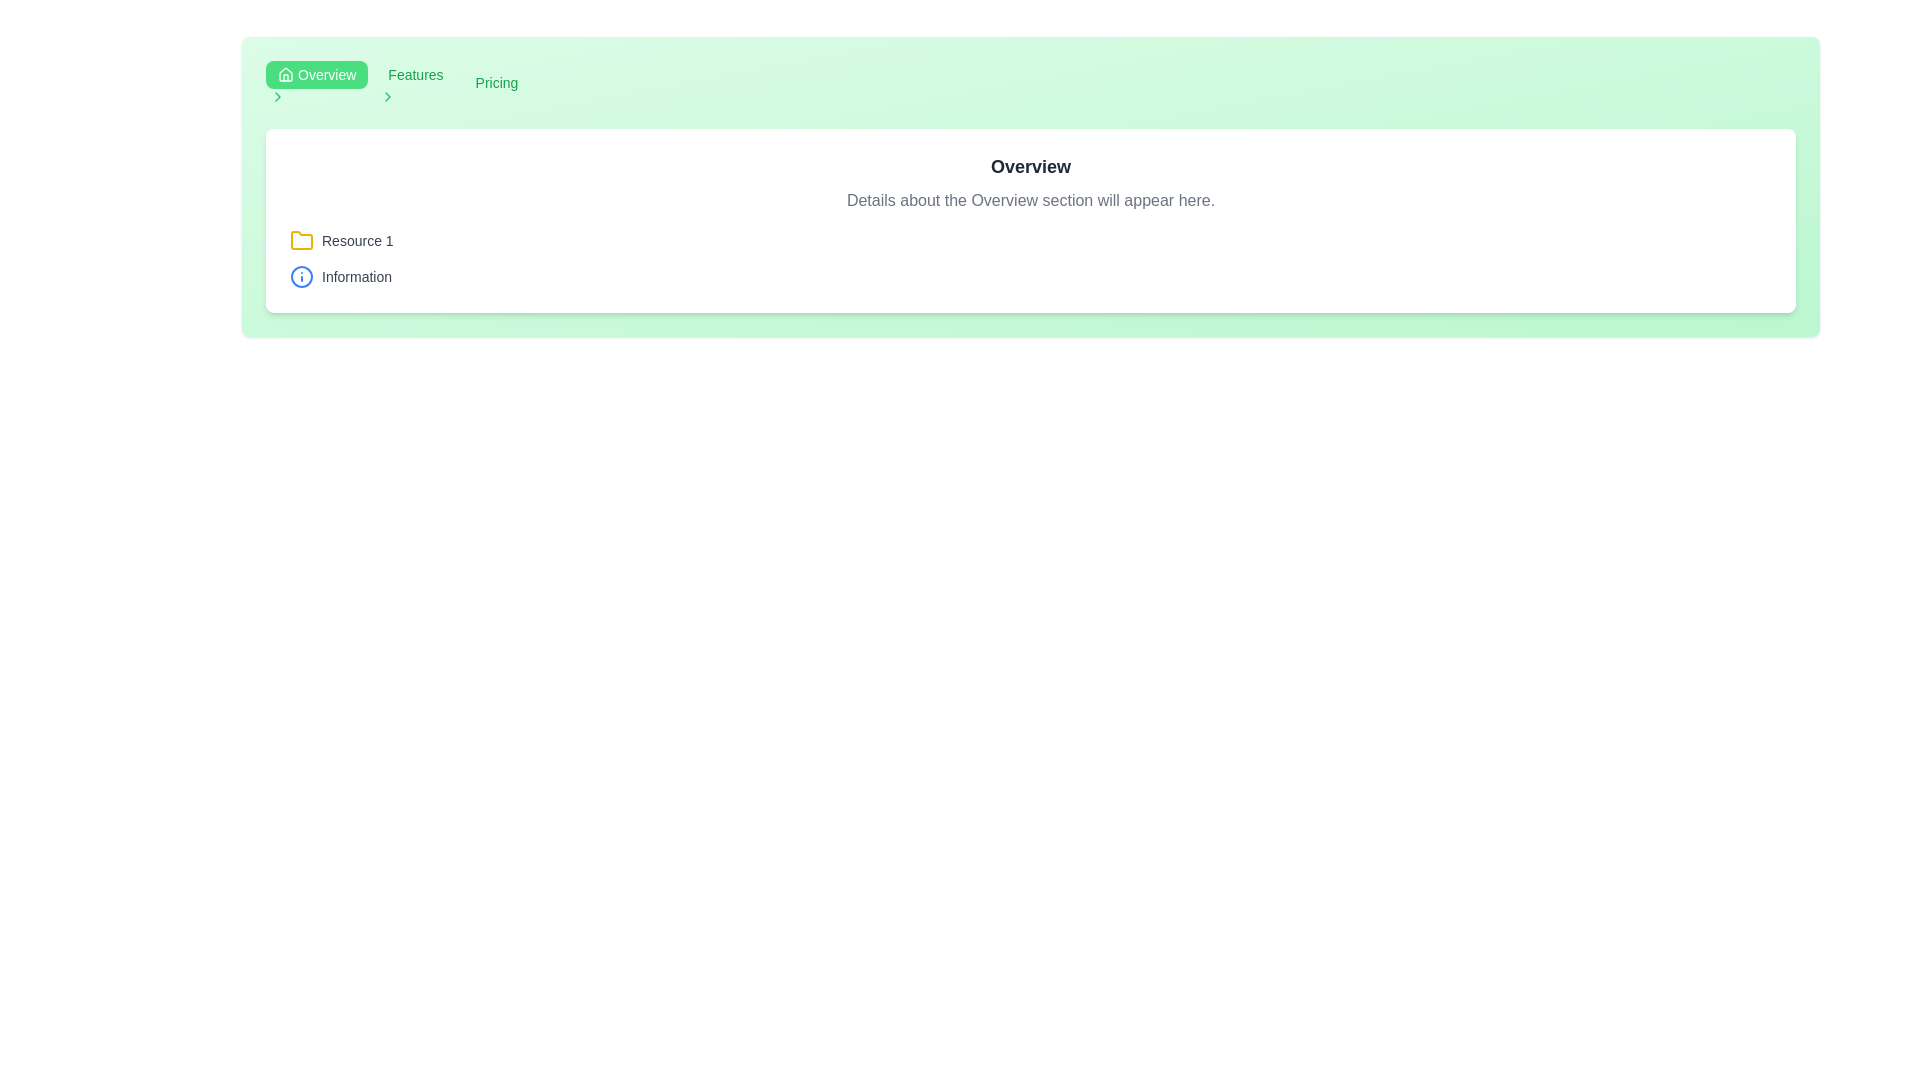  I want to click on the 'Pricing' hyperlinked text menu item, which is styled in green and located in the header among navigation links, so click(497, 82).